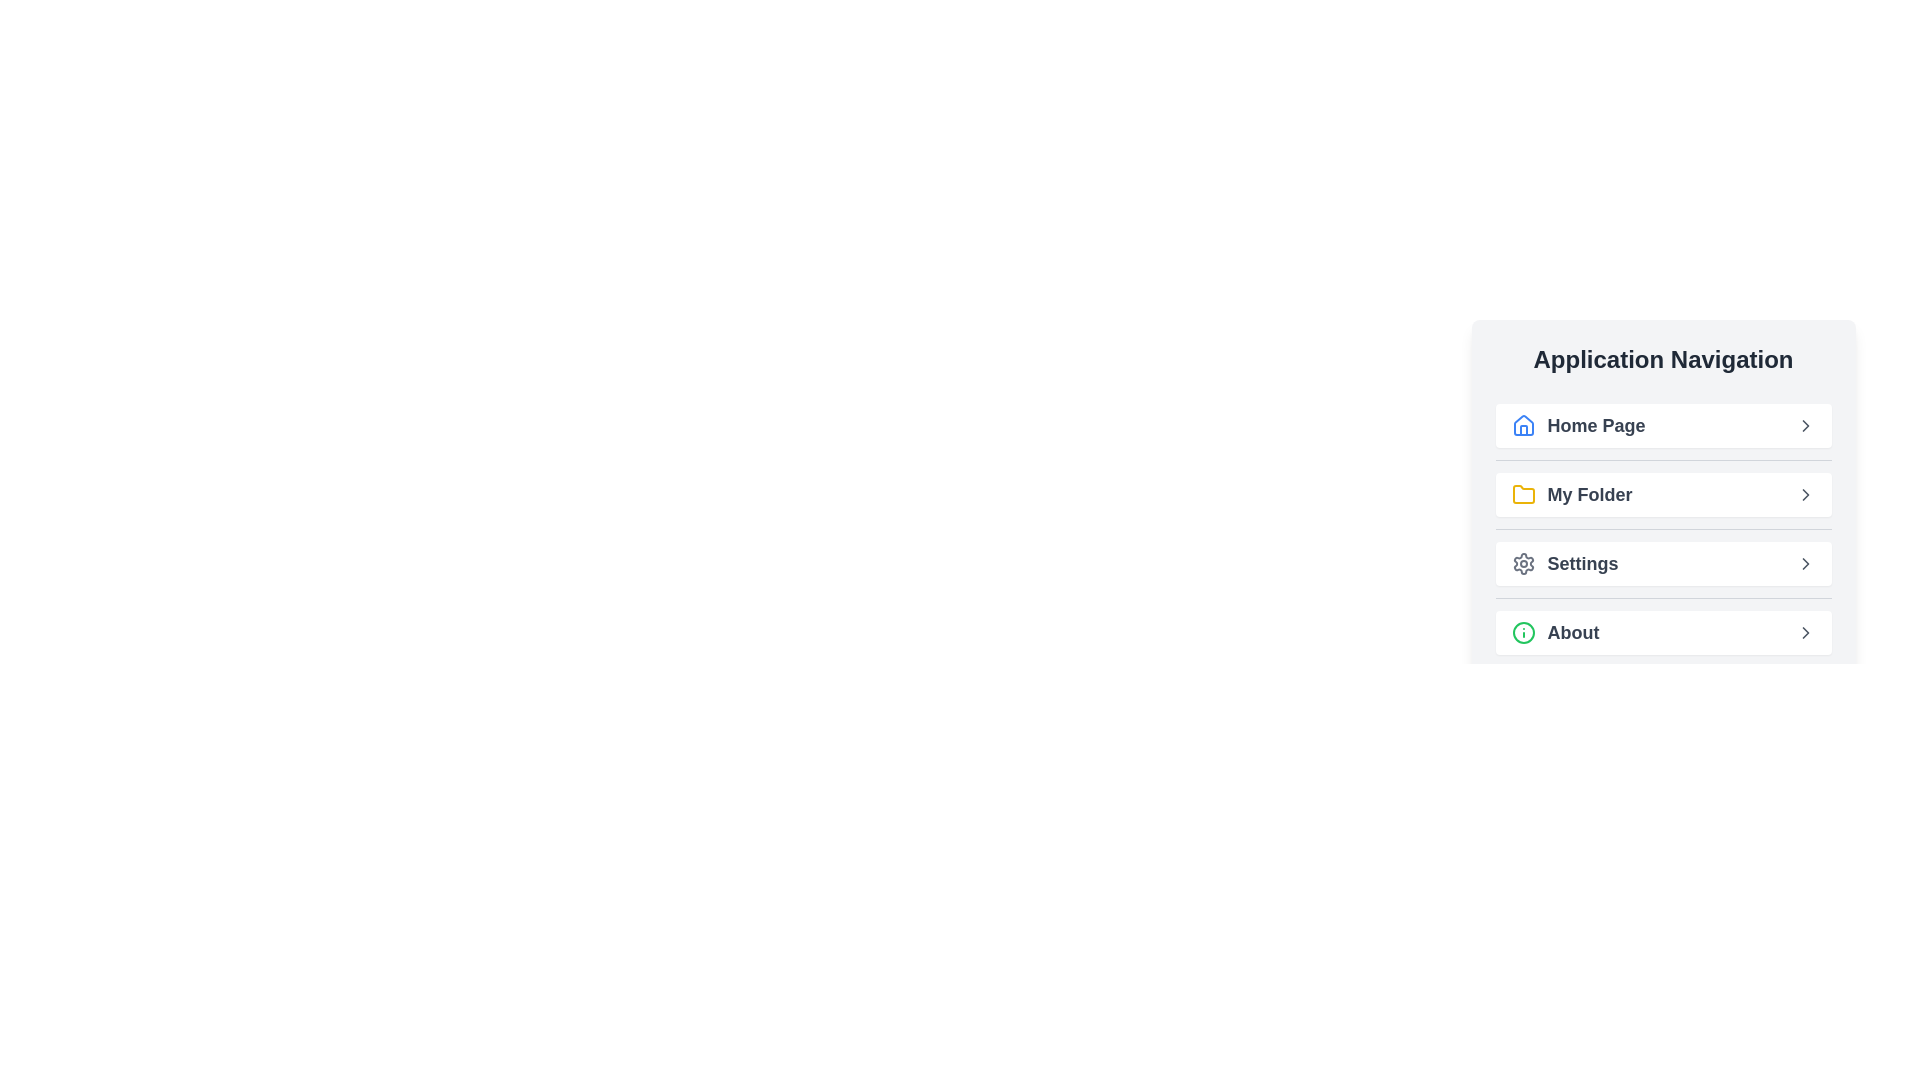 The width and height of the screenshot is (1920, 1080). I want to click on the icon representing the 'About' section in the bottom section of the sidebar navigation menu, so click(1522, 632).